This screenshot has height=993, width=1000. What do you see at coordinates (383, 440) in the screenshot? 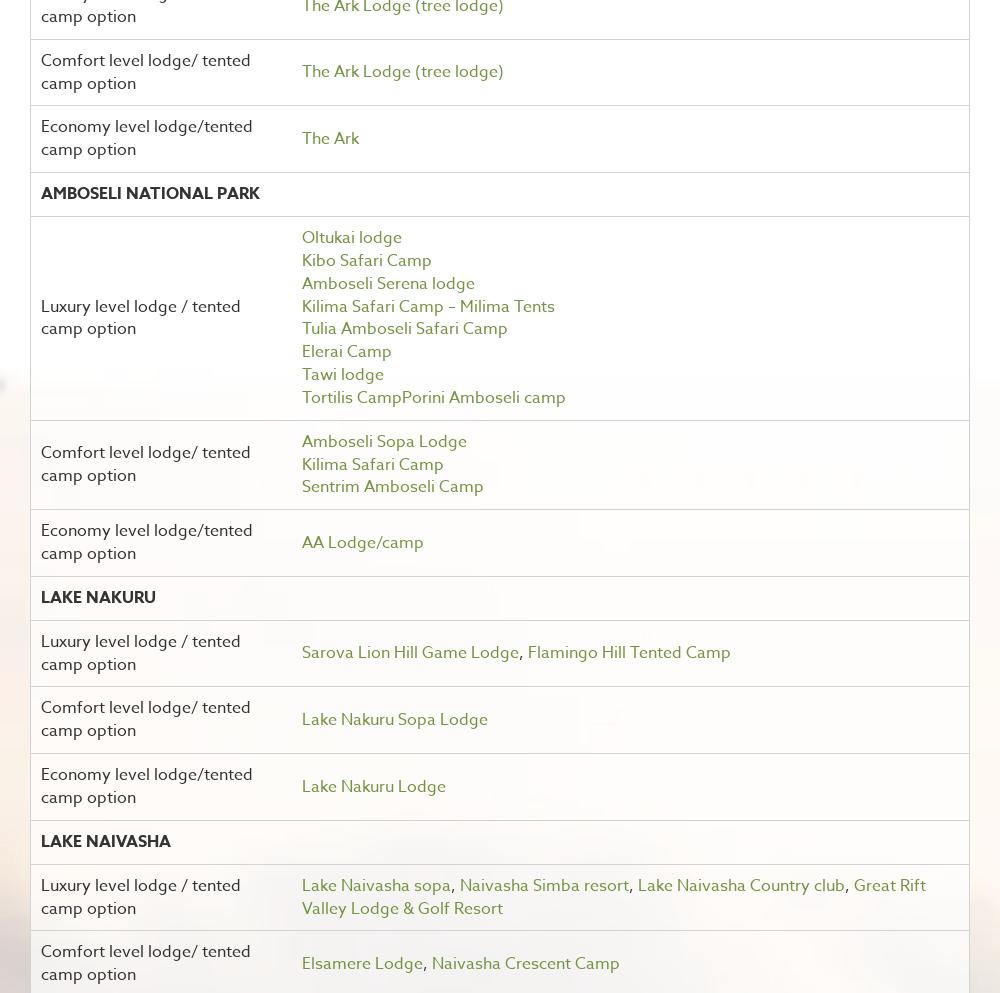
I see `'Amboseli Sopa Lodge'` at bounding box center [383, 440].